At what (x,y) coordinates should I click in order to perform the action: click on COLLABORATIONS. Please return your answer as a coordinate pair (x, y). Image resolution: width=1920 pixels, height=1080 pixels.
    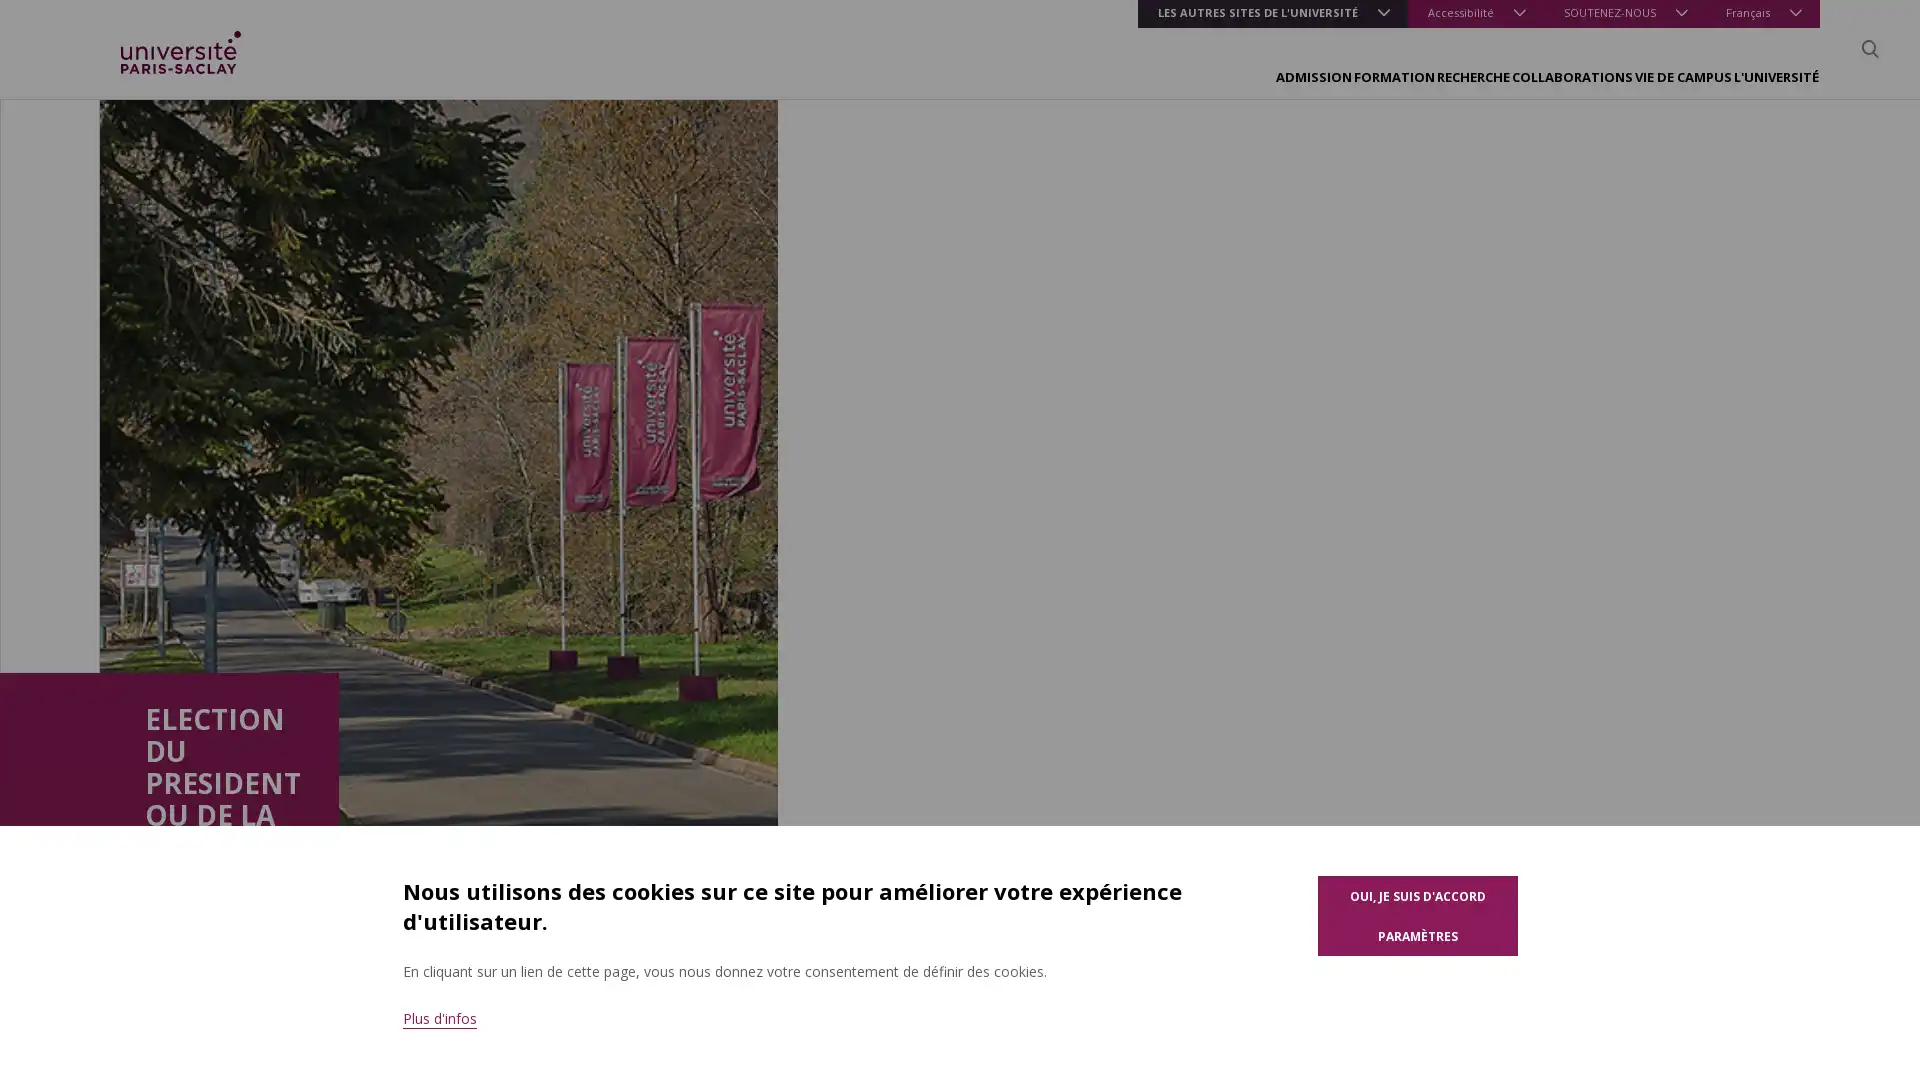
    Looking at the image, I should click on (1425, 68).